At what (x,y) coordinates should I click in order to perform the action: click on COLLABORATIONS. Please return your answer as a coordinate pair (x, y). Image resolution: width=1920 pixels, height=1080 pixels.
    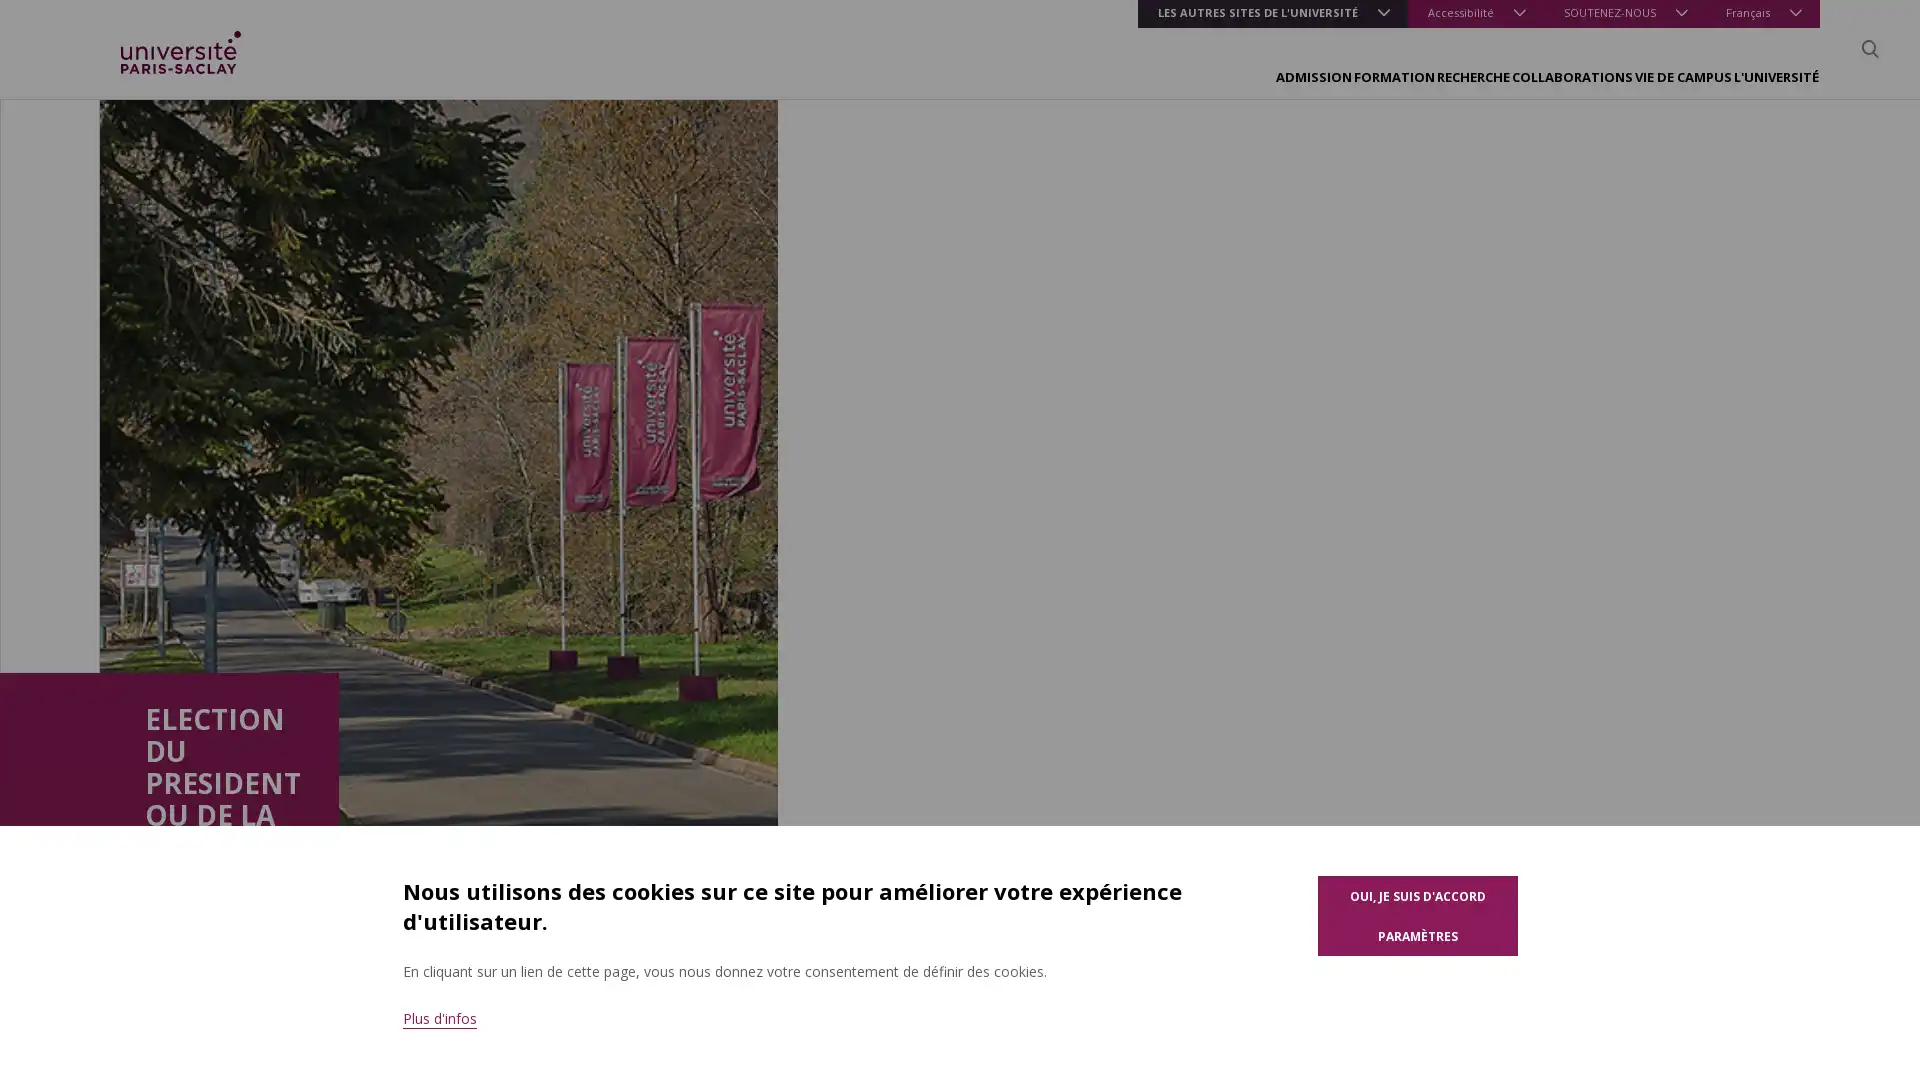
    Looking at the image, I should click on (1425, 68).